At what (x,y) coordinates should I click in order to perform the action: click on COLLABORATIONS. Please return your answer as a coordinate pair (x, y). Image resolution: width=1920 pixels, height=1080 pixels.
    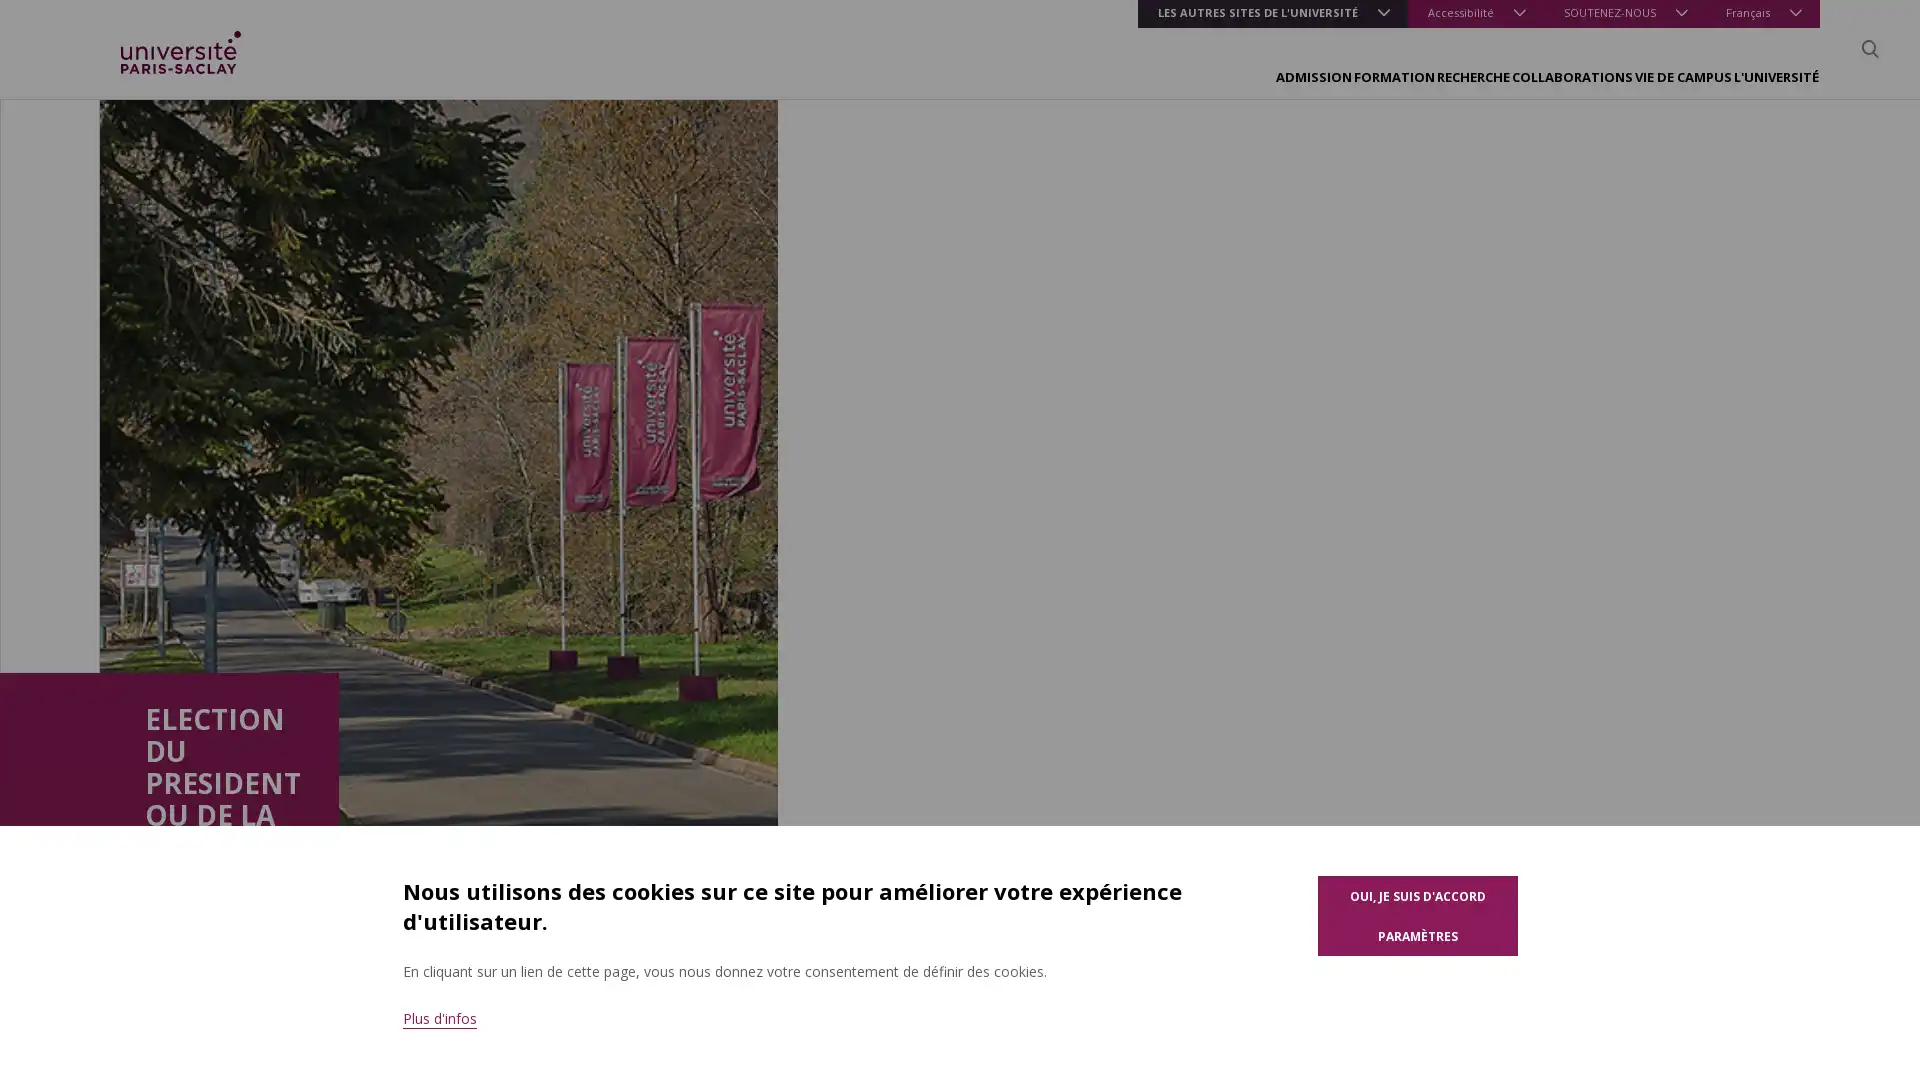
    Looking at the image, I should click on (1425, 68).